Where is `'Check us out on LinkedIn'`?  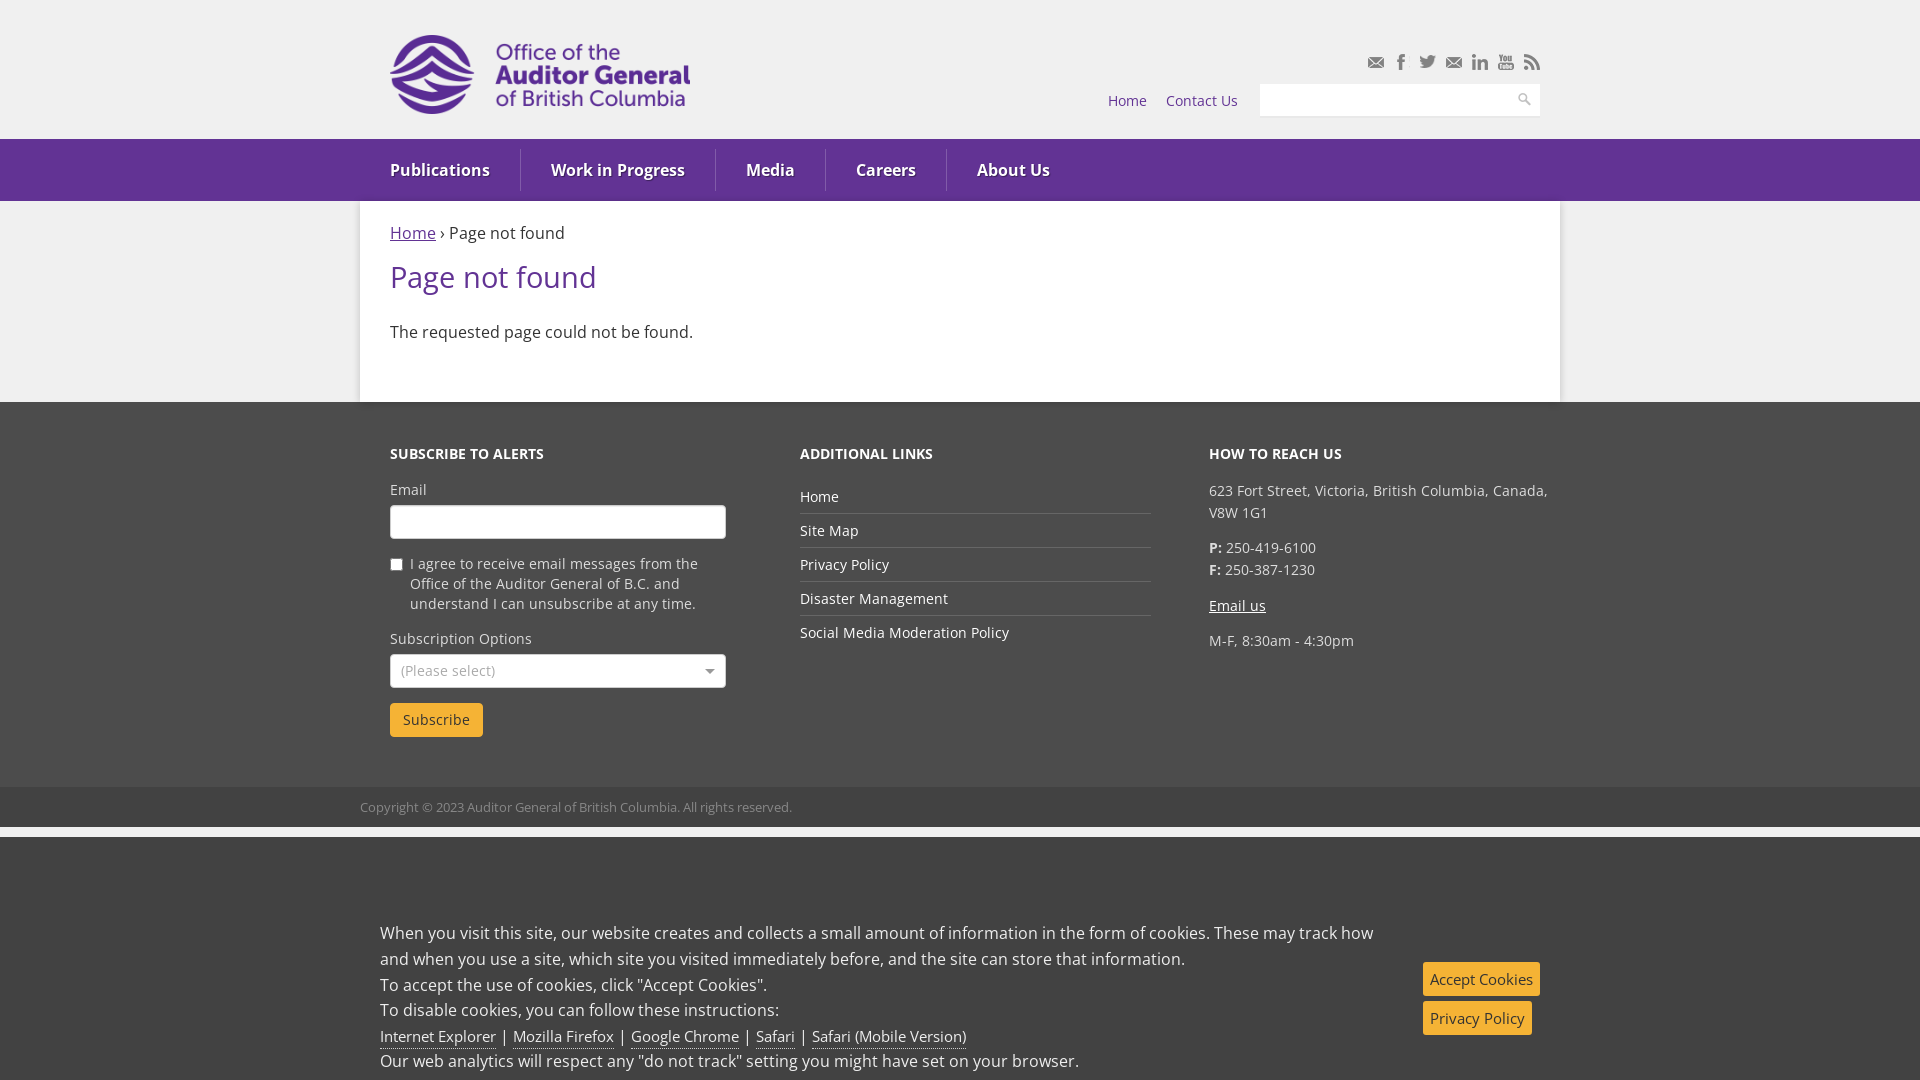
'Check us out on LinkedIn' is located at coordinates (1479, 60).